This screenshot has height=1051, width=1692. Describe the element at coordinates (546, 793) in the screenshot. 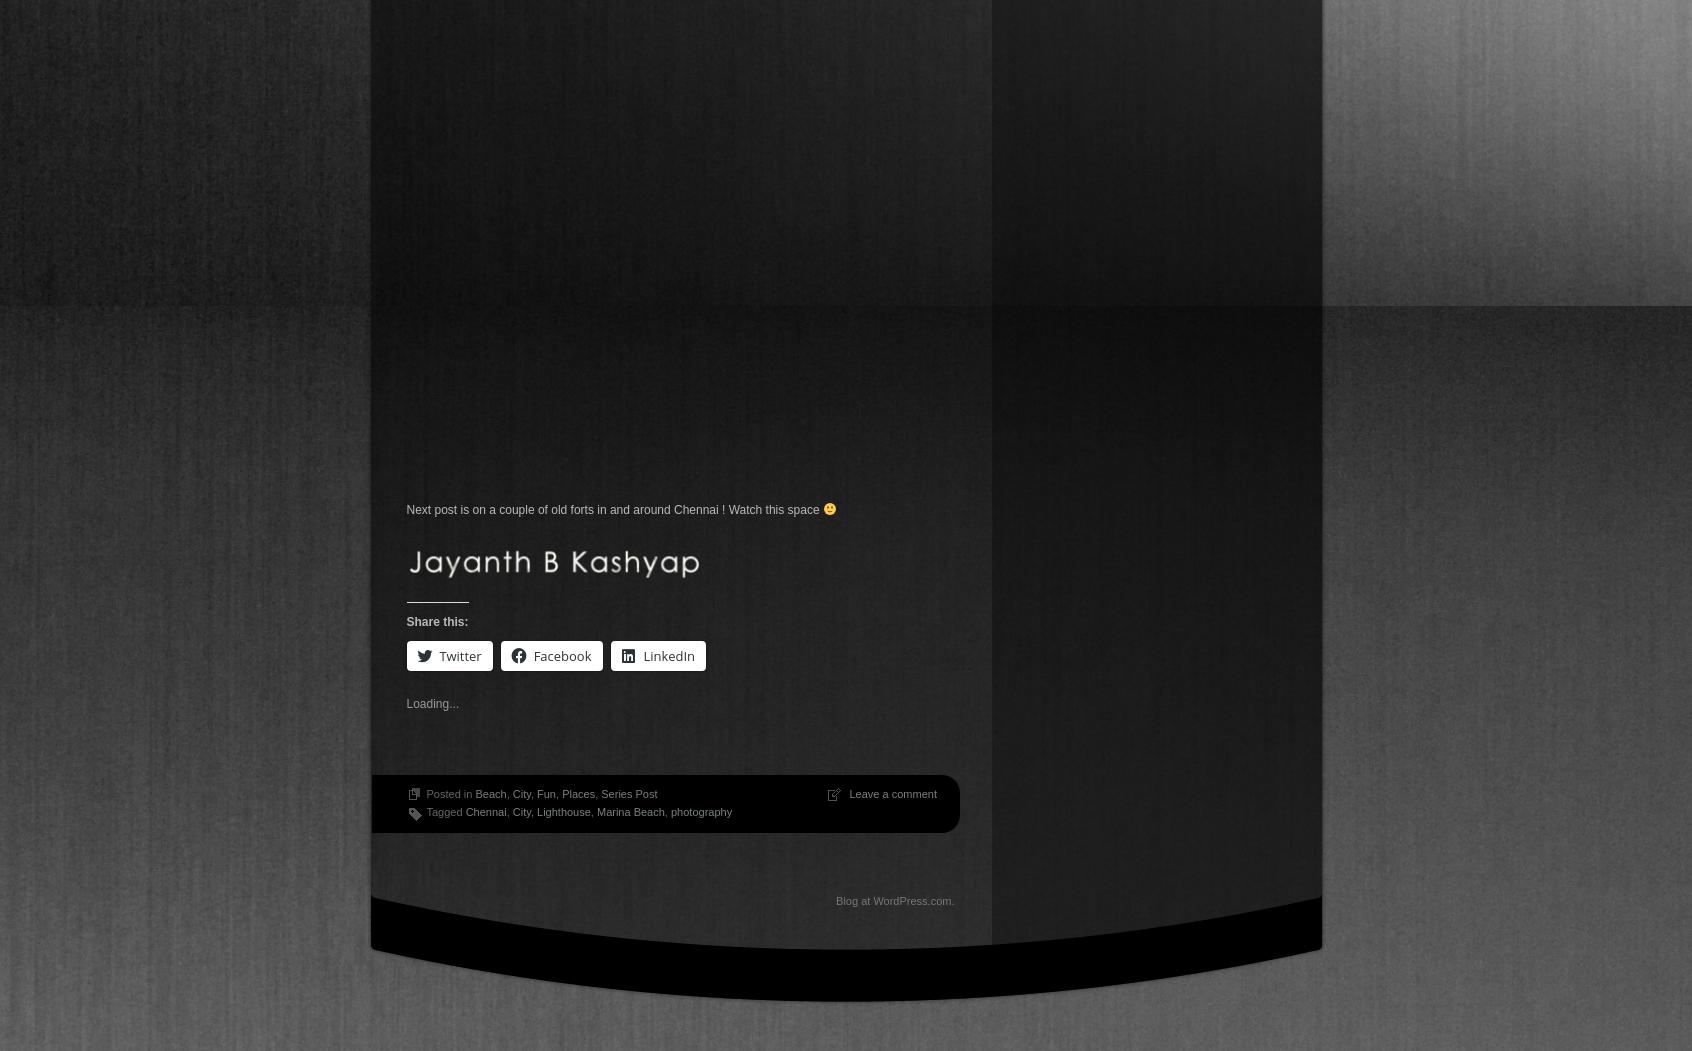

I see `'Fun'` at that location.